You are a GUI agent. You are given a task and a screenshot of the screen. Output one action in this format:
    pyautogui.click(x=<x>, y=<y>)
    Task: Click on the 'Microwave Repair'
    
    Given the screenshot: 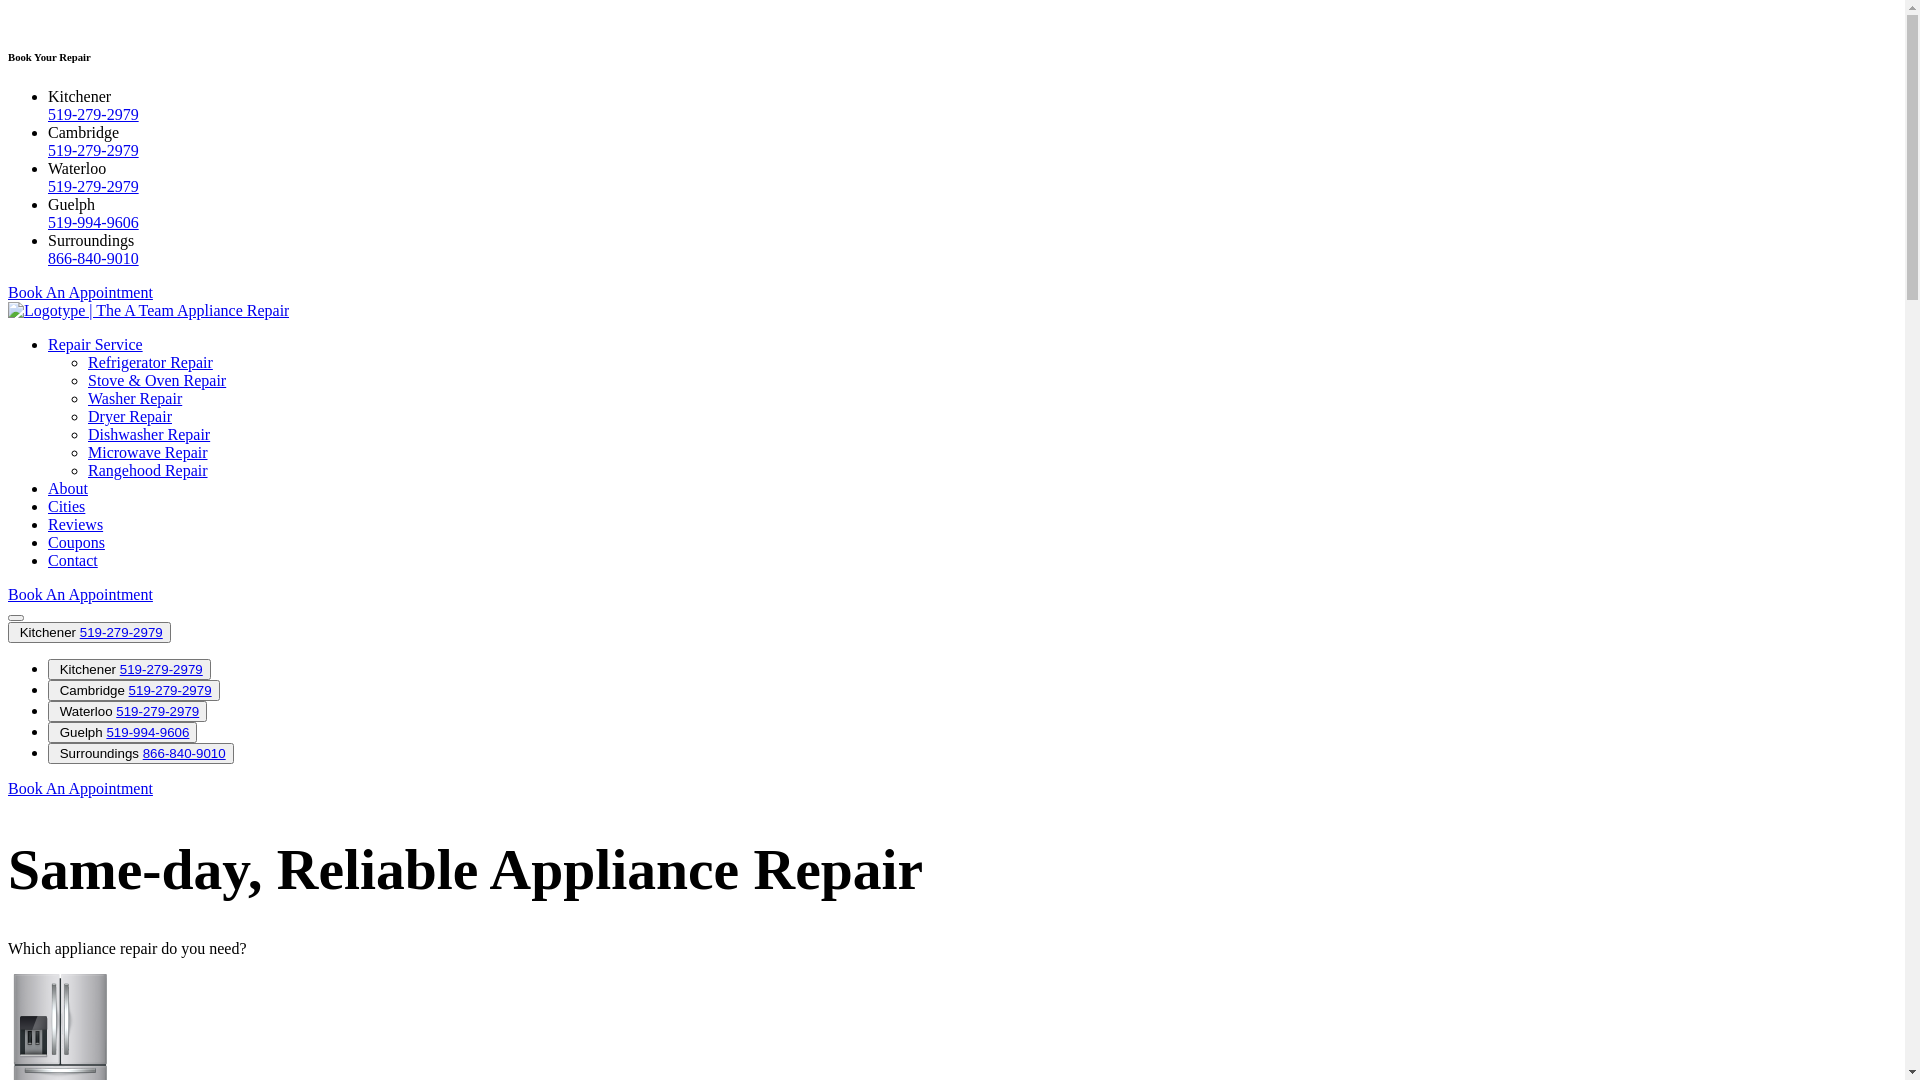 What is the action you would take?
    pyautogui.click(x=147, y=452)
    